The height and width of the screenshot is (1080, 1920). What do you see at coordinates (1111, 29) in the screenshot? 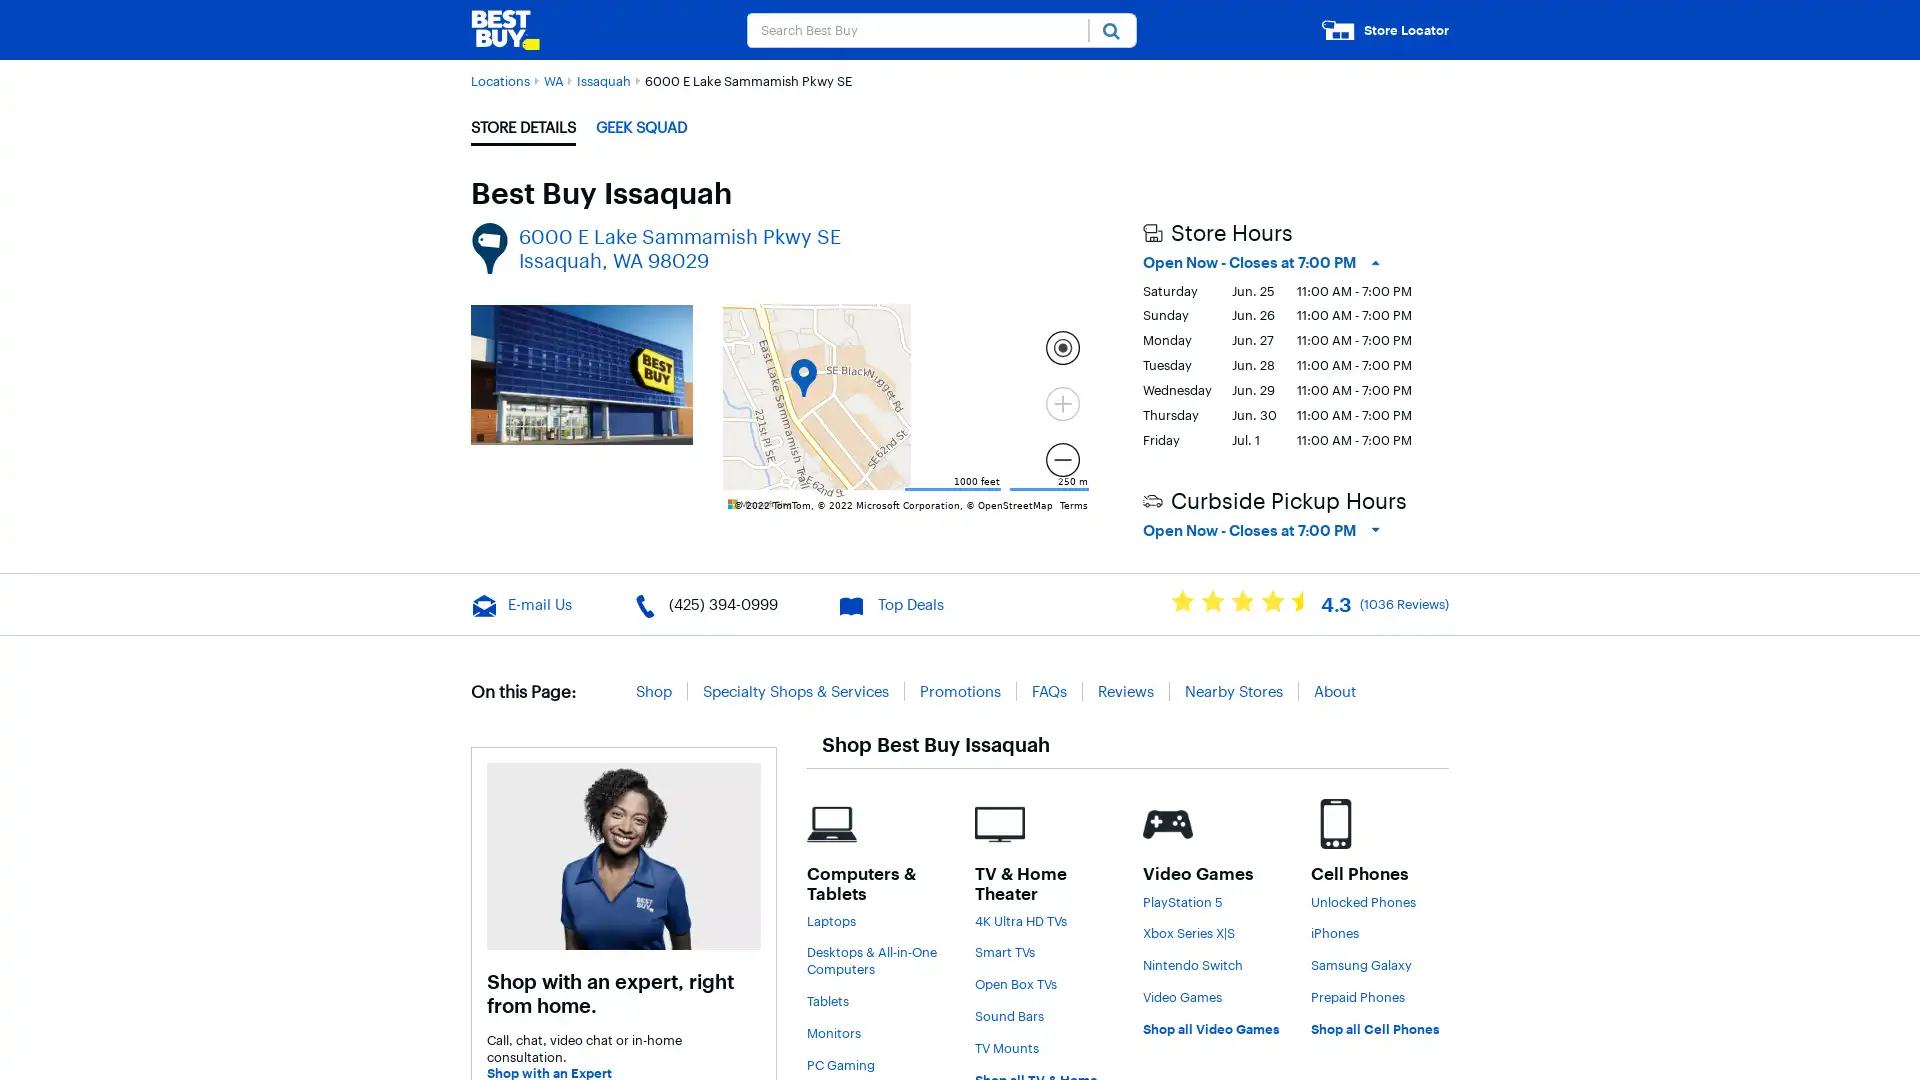
I see `Submit` at bounding box center [1111, 29].